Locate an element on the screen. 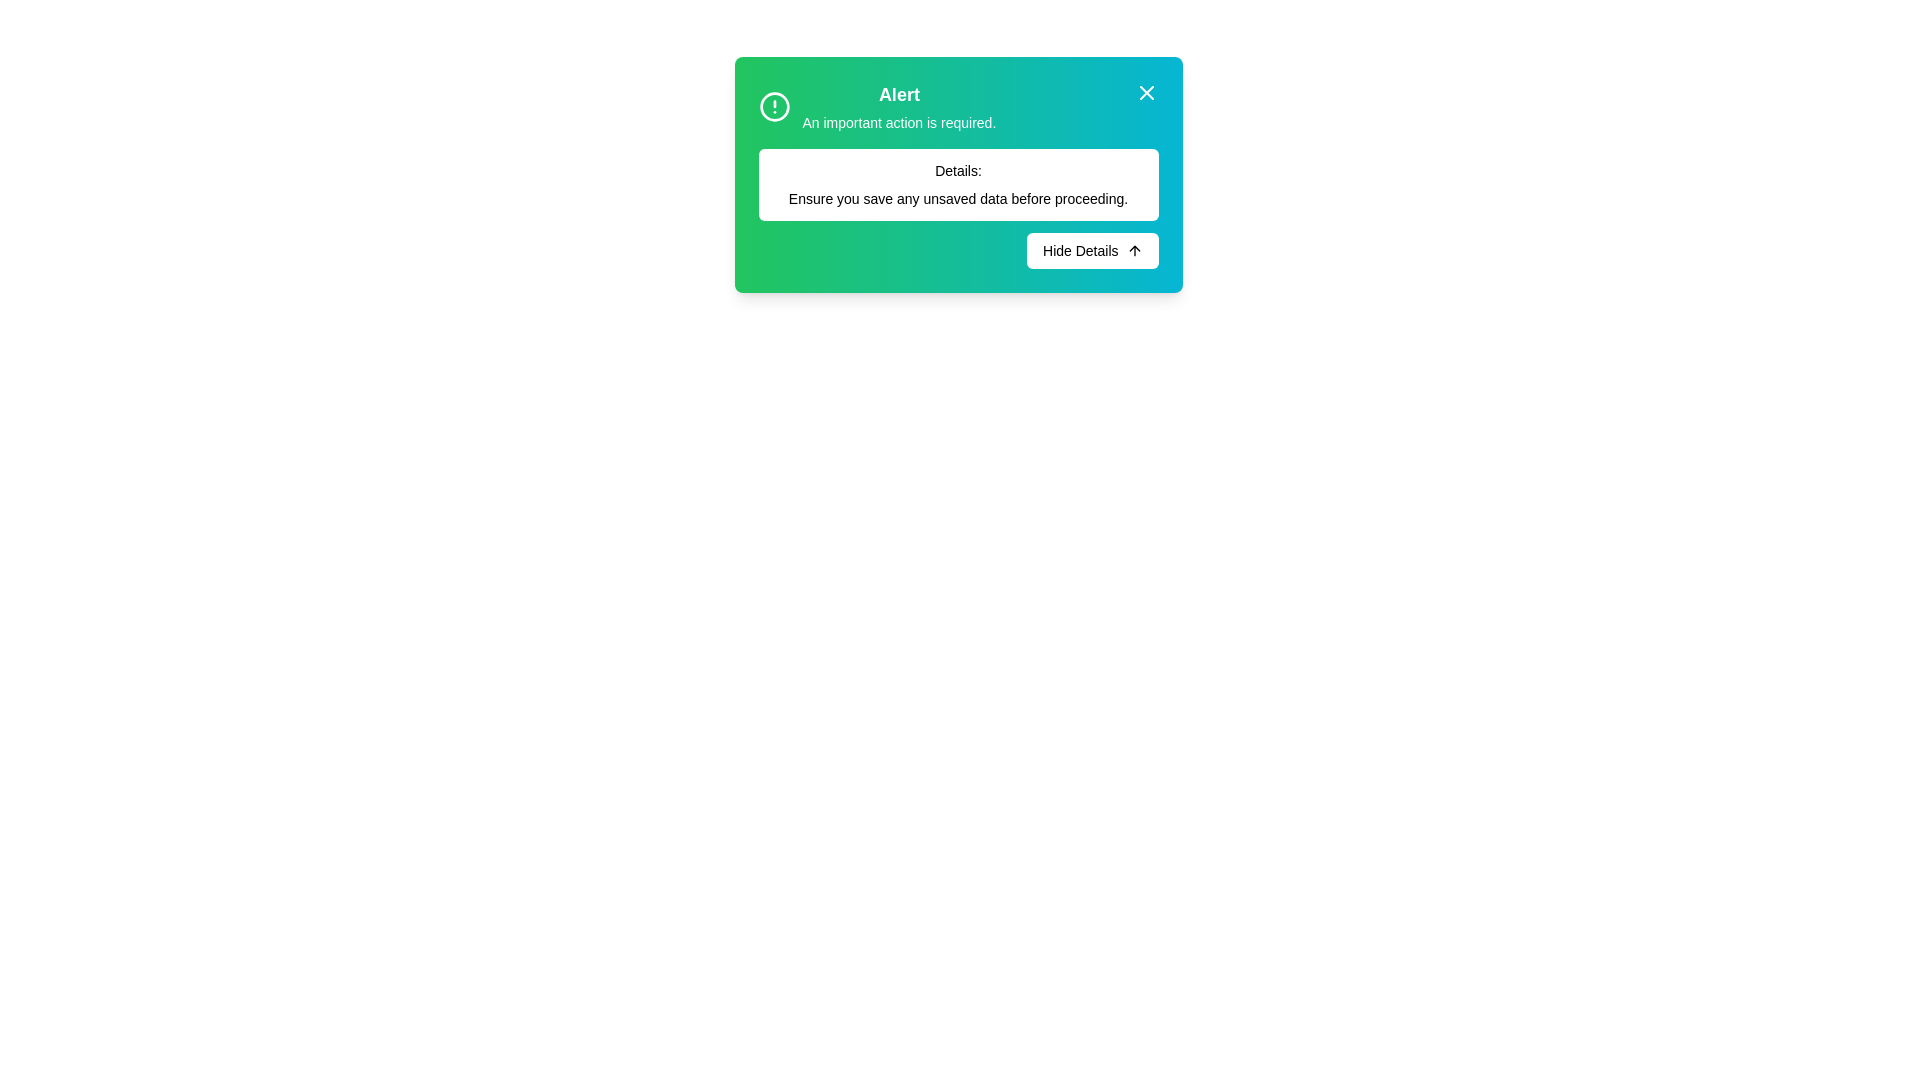 Image resolution: width=1920 pixels, height=1080 pixels. the arrow icon within the 'Hide Details' button located in the bottom-right corner of the modal dialog is located at coordinates (1134, 249).